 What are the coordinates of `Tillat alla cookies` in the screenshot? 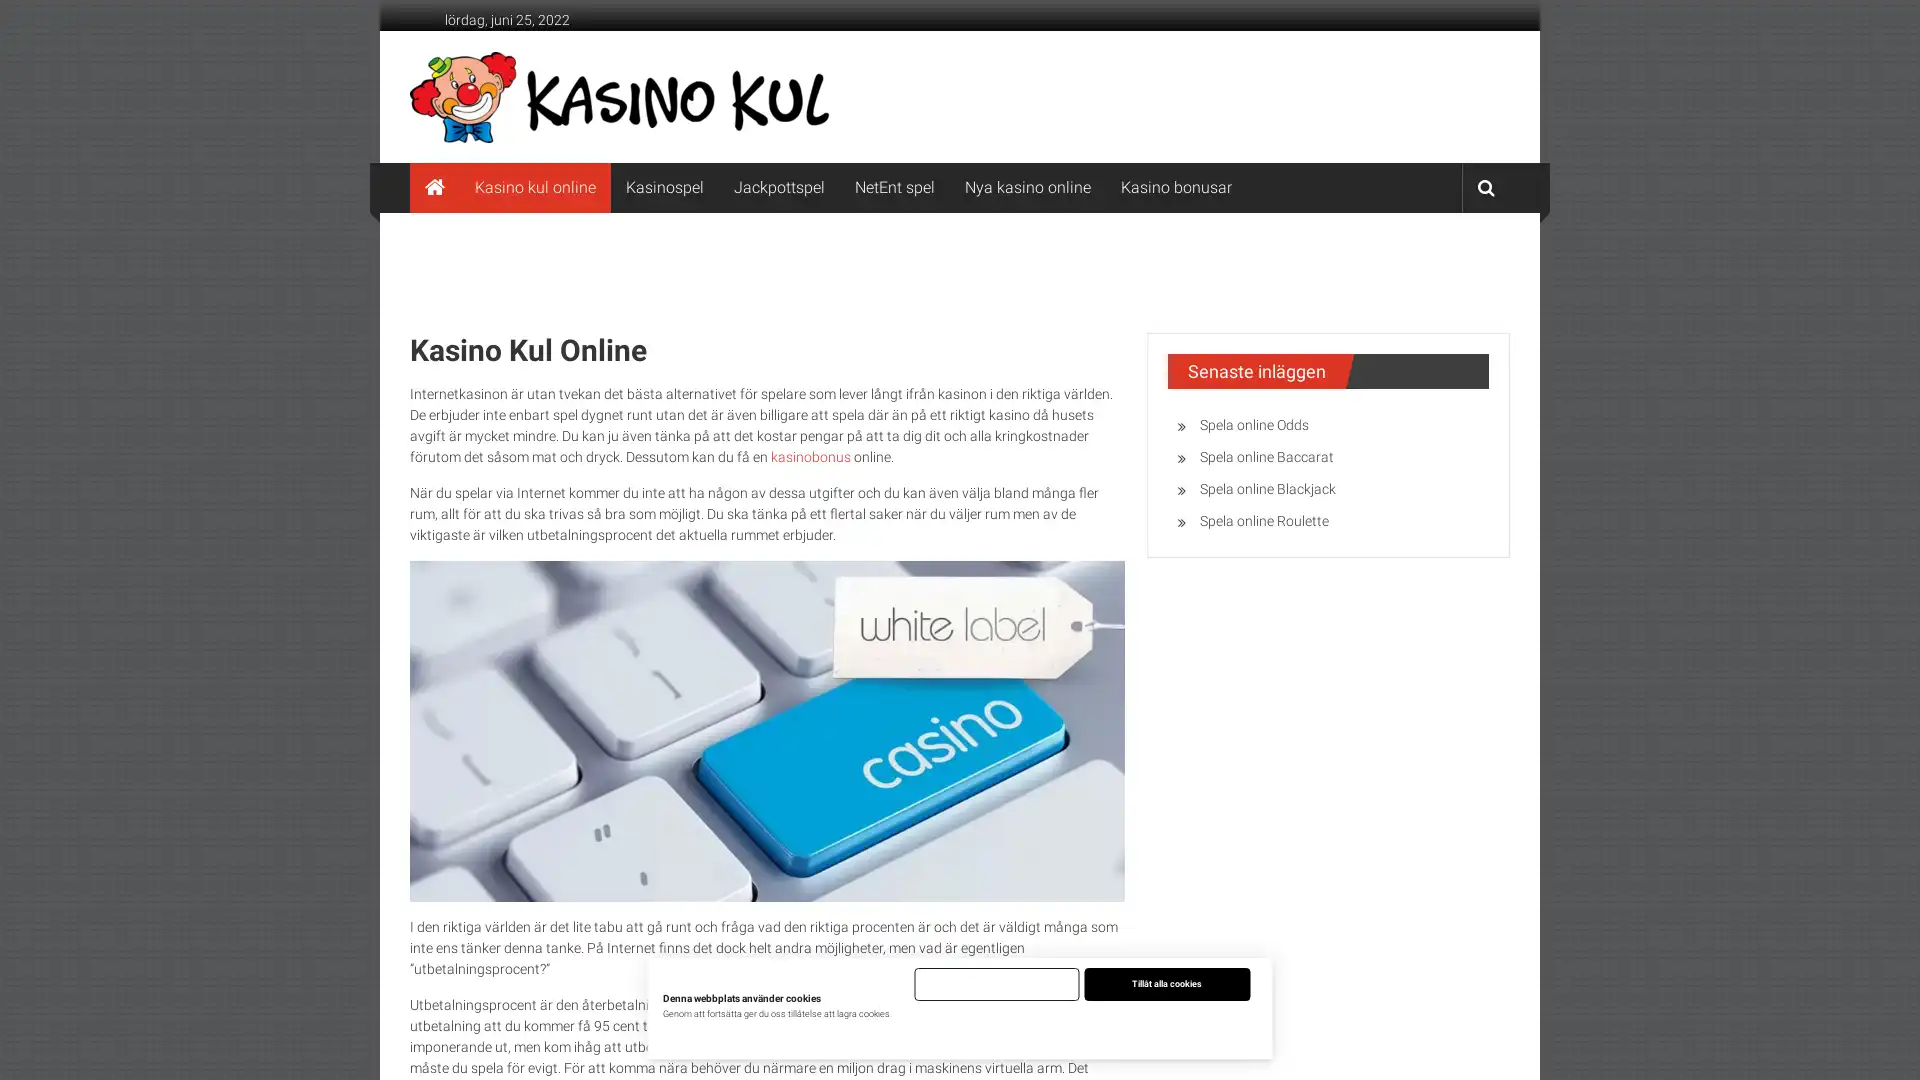 It's located at (1166, 983).